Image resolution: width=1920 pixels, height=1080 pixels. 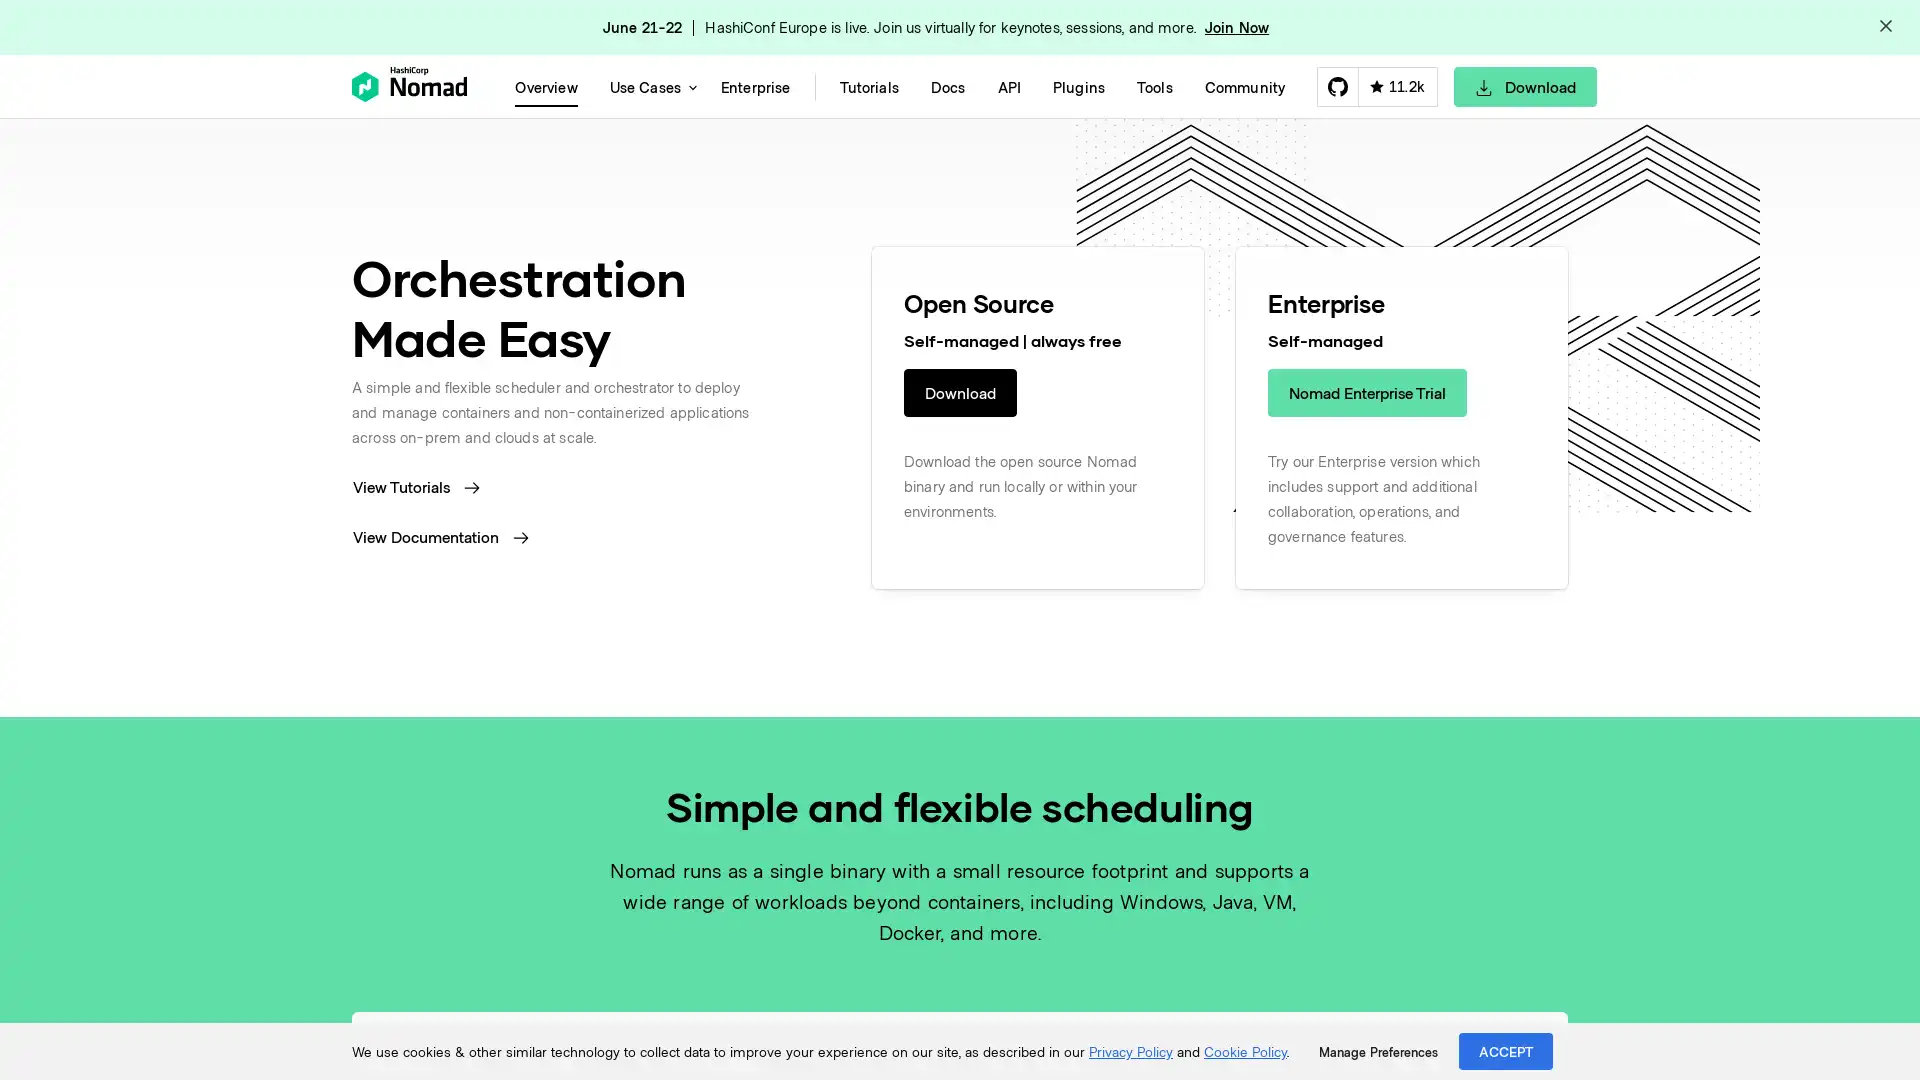 What do you see at coordinates (1885, 27) in the screenshot?
I see `Dismiss alert` at bounding box center [1885, 27].